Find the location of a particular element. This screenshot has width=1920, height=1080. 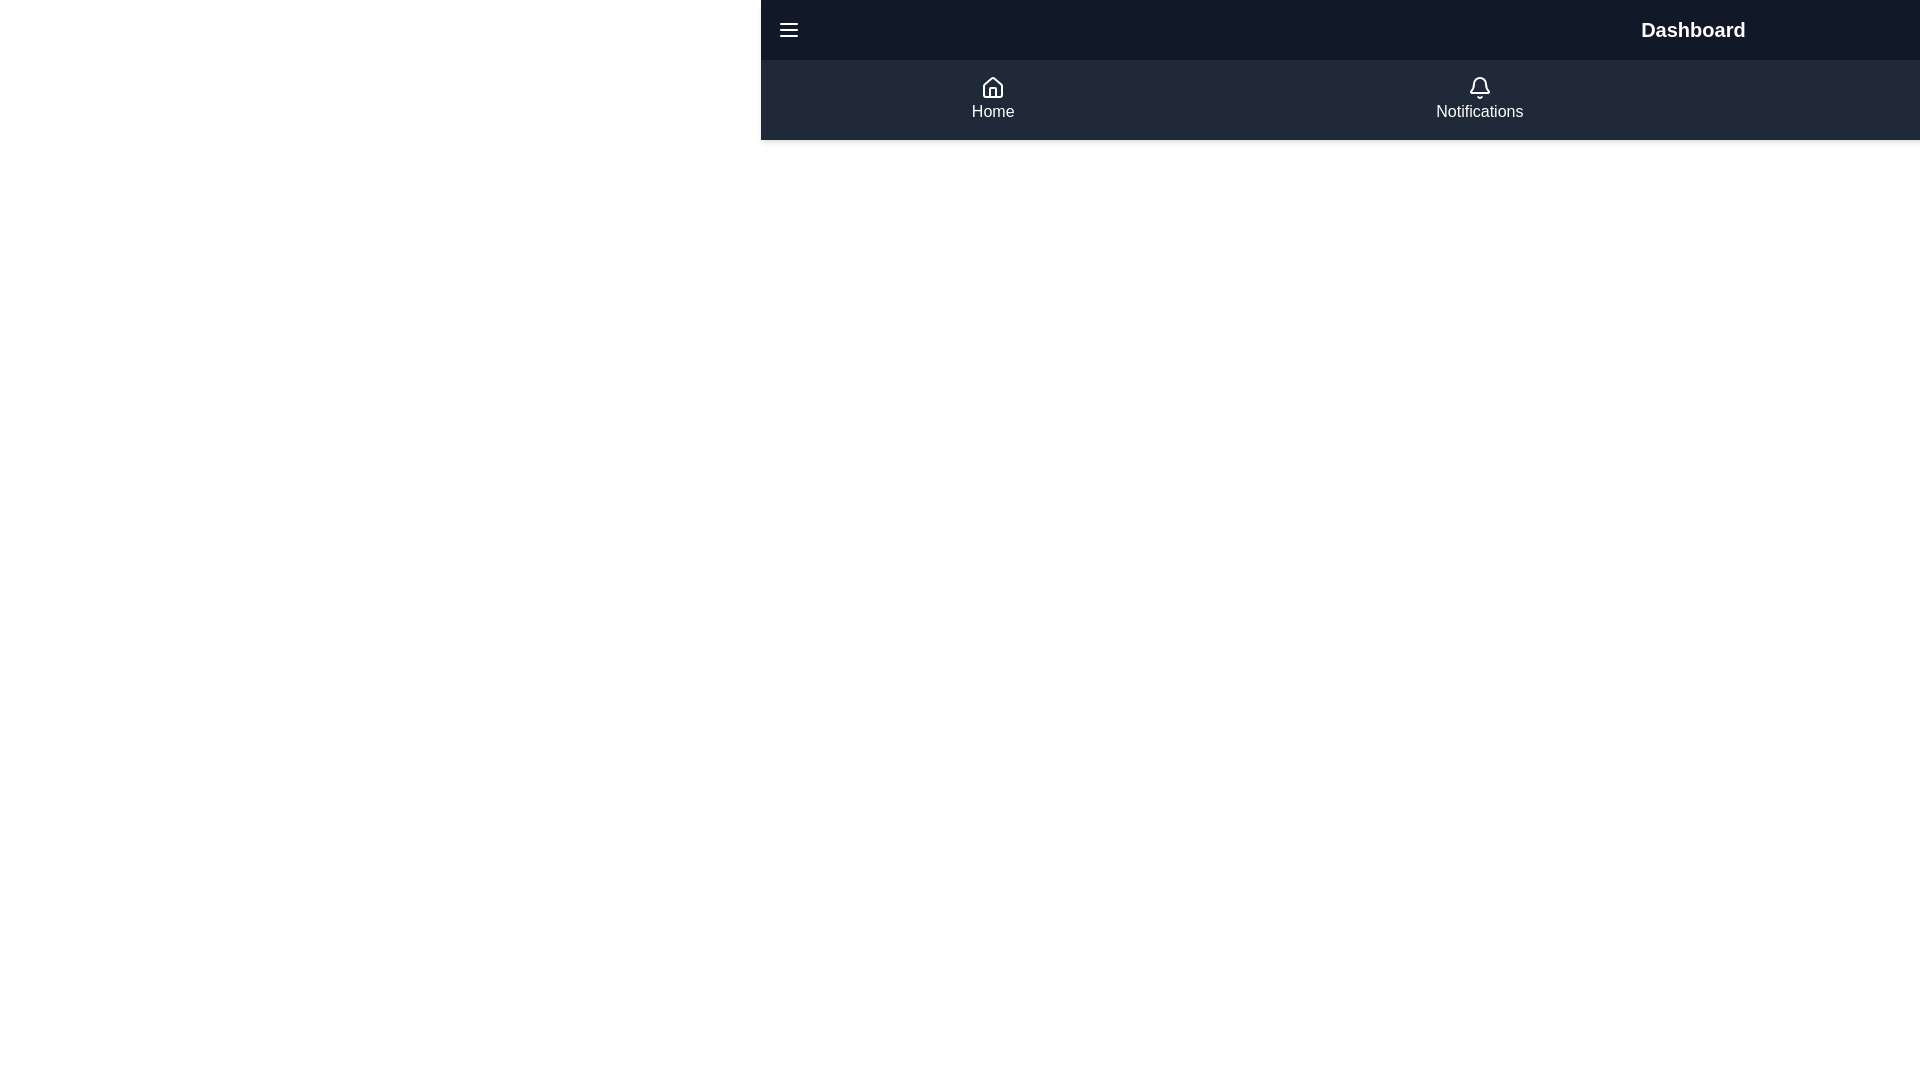

the 'Home' button in the navigation bar is located at coordinates (993, 100).